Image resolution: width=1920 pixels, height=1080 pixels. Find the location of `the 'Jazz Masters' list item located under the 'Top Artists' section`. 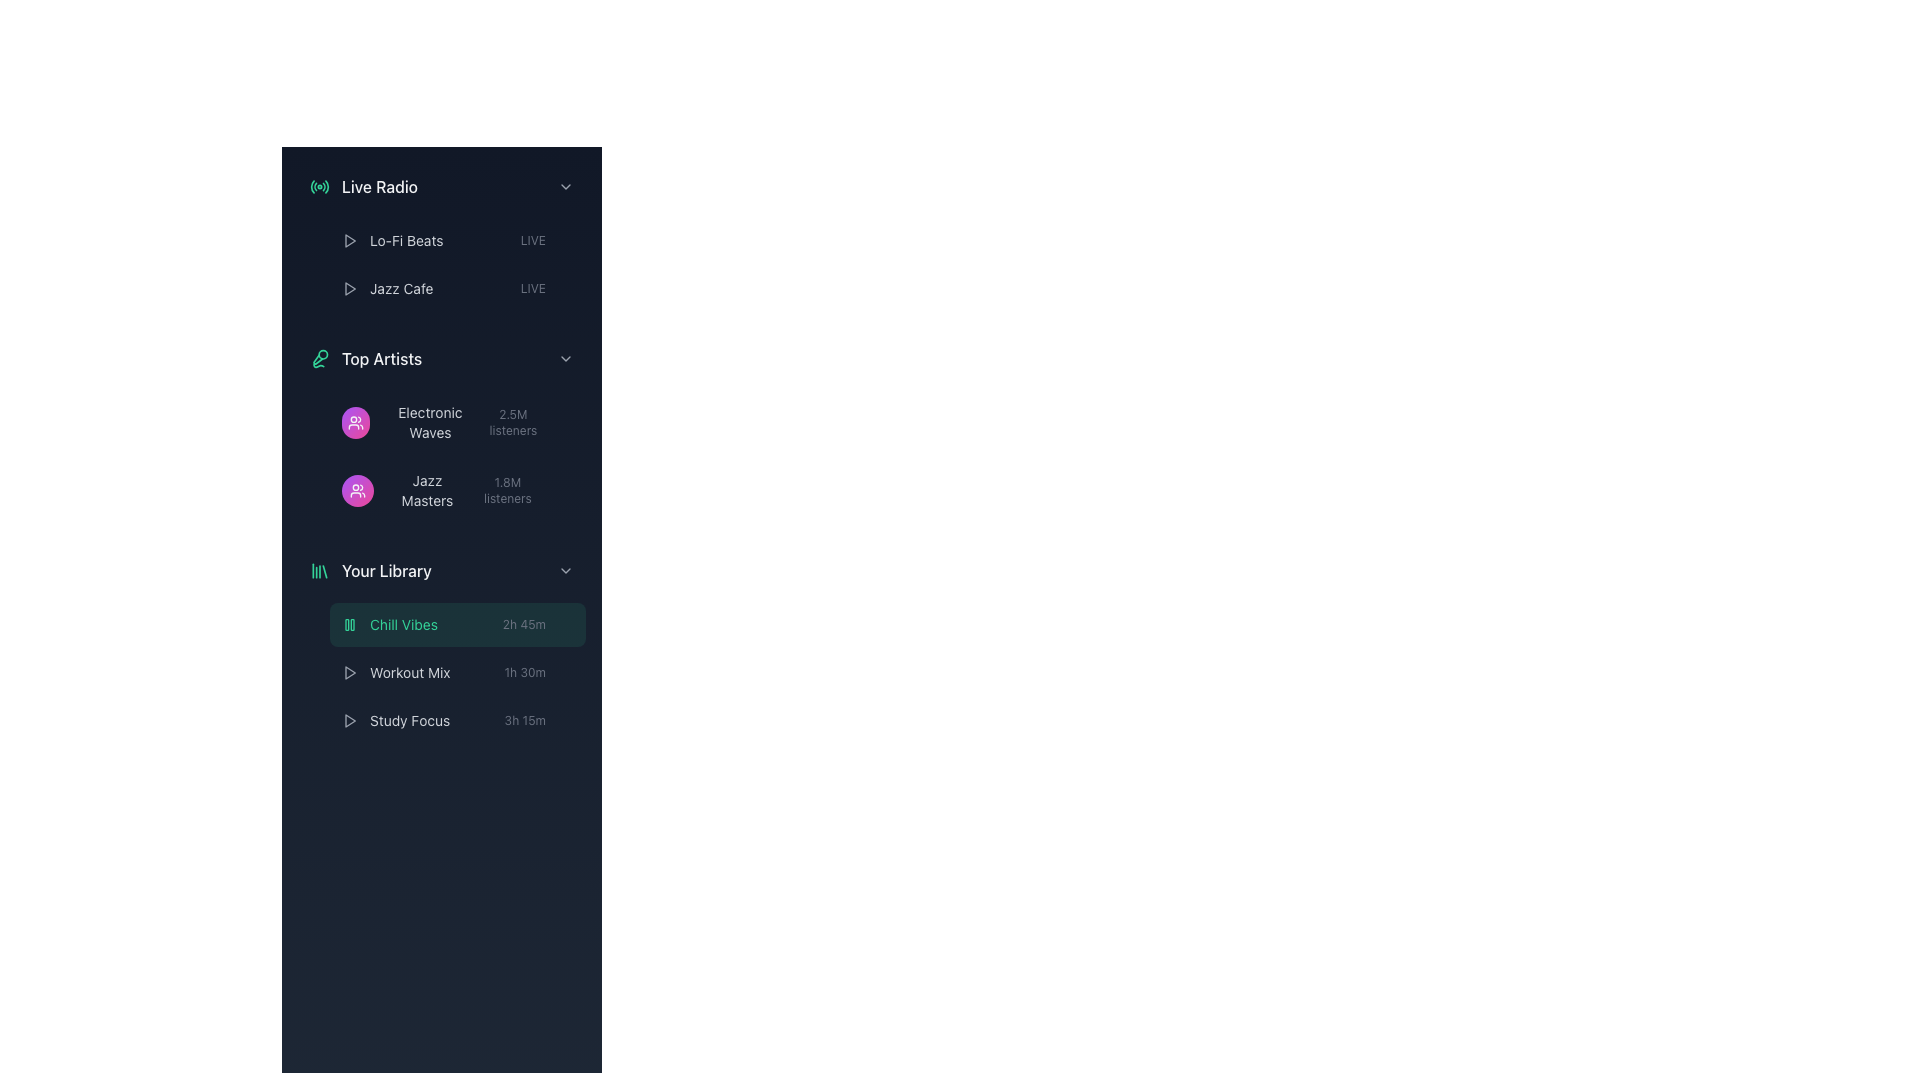

the 'Jazz Masters' list item located under the 'Top Artists' section is located at coordinates (456, 490).